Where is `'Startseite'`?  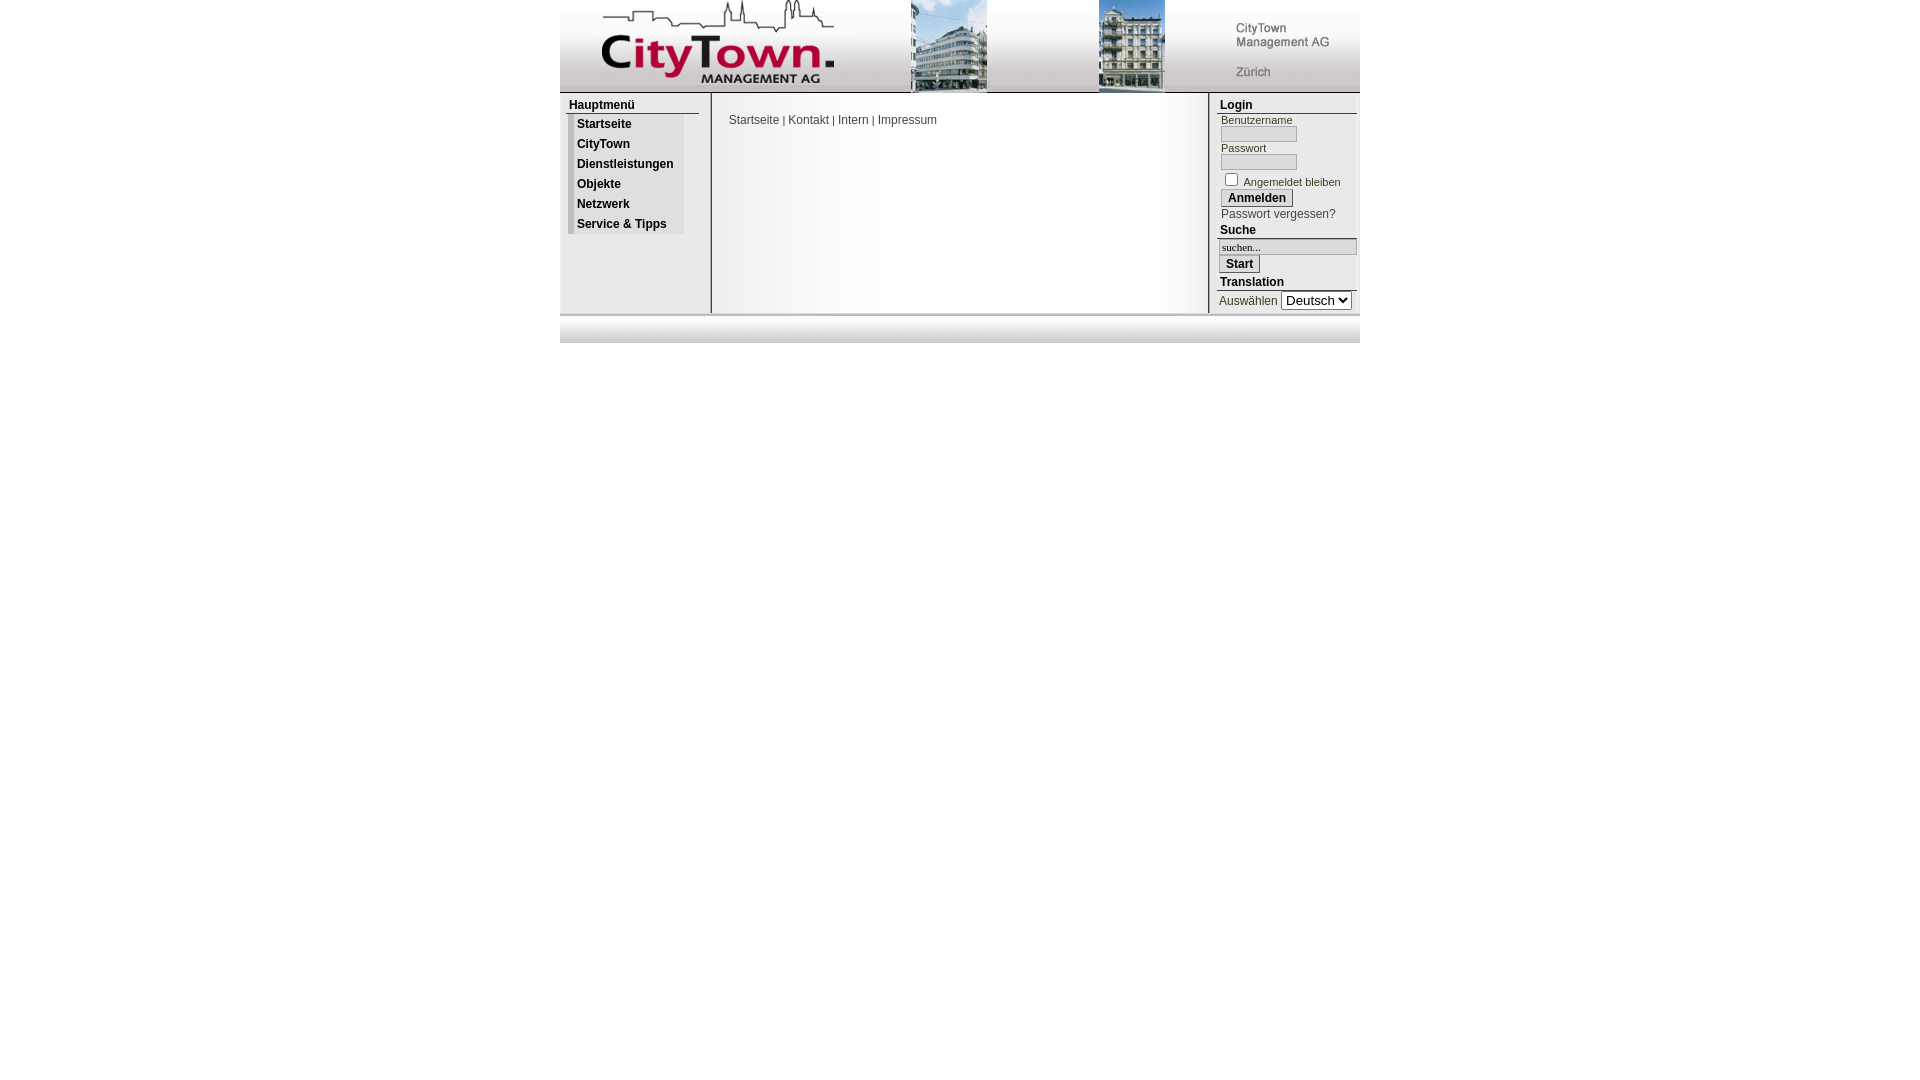 'Startseite' is located at coordinates (624, 123).